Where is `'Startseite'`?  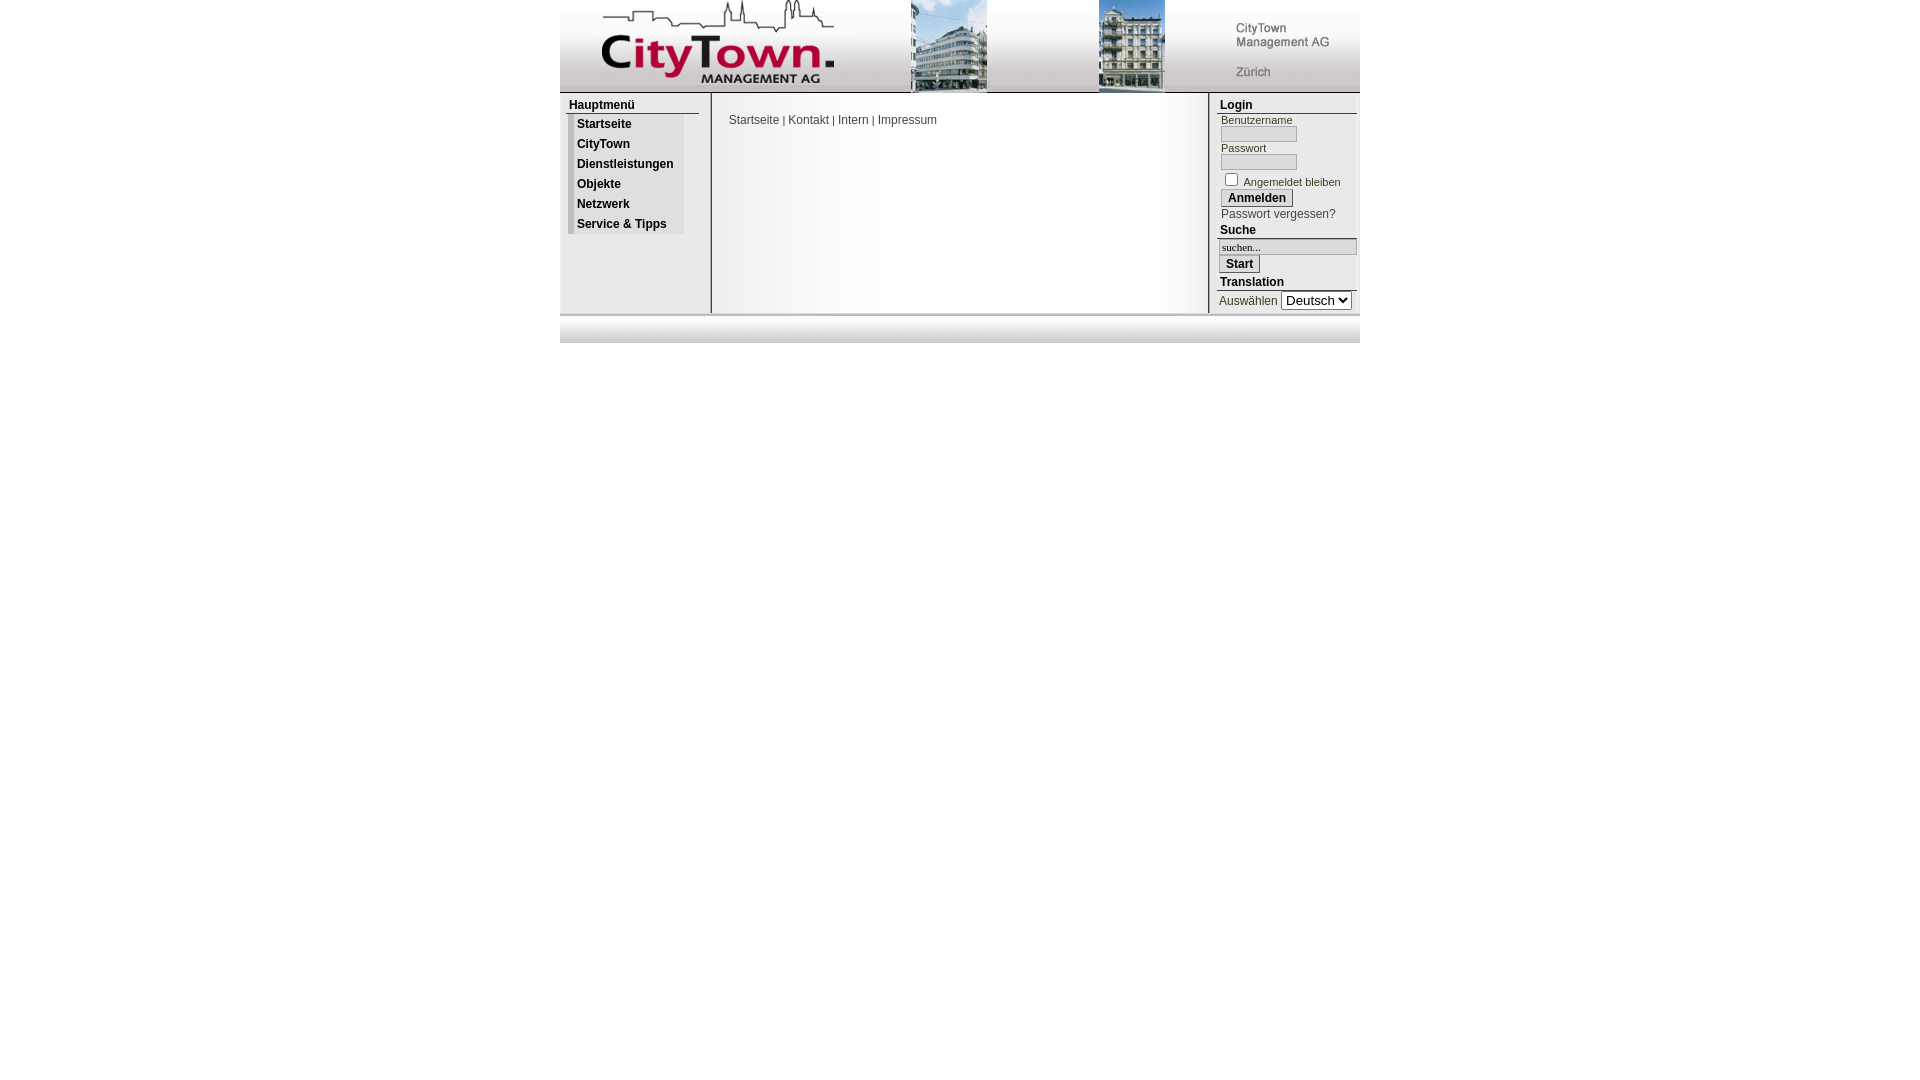 'Startseite' is located at coordinates (624, 123).